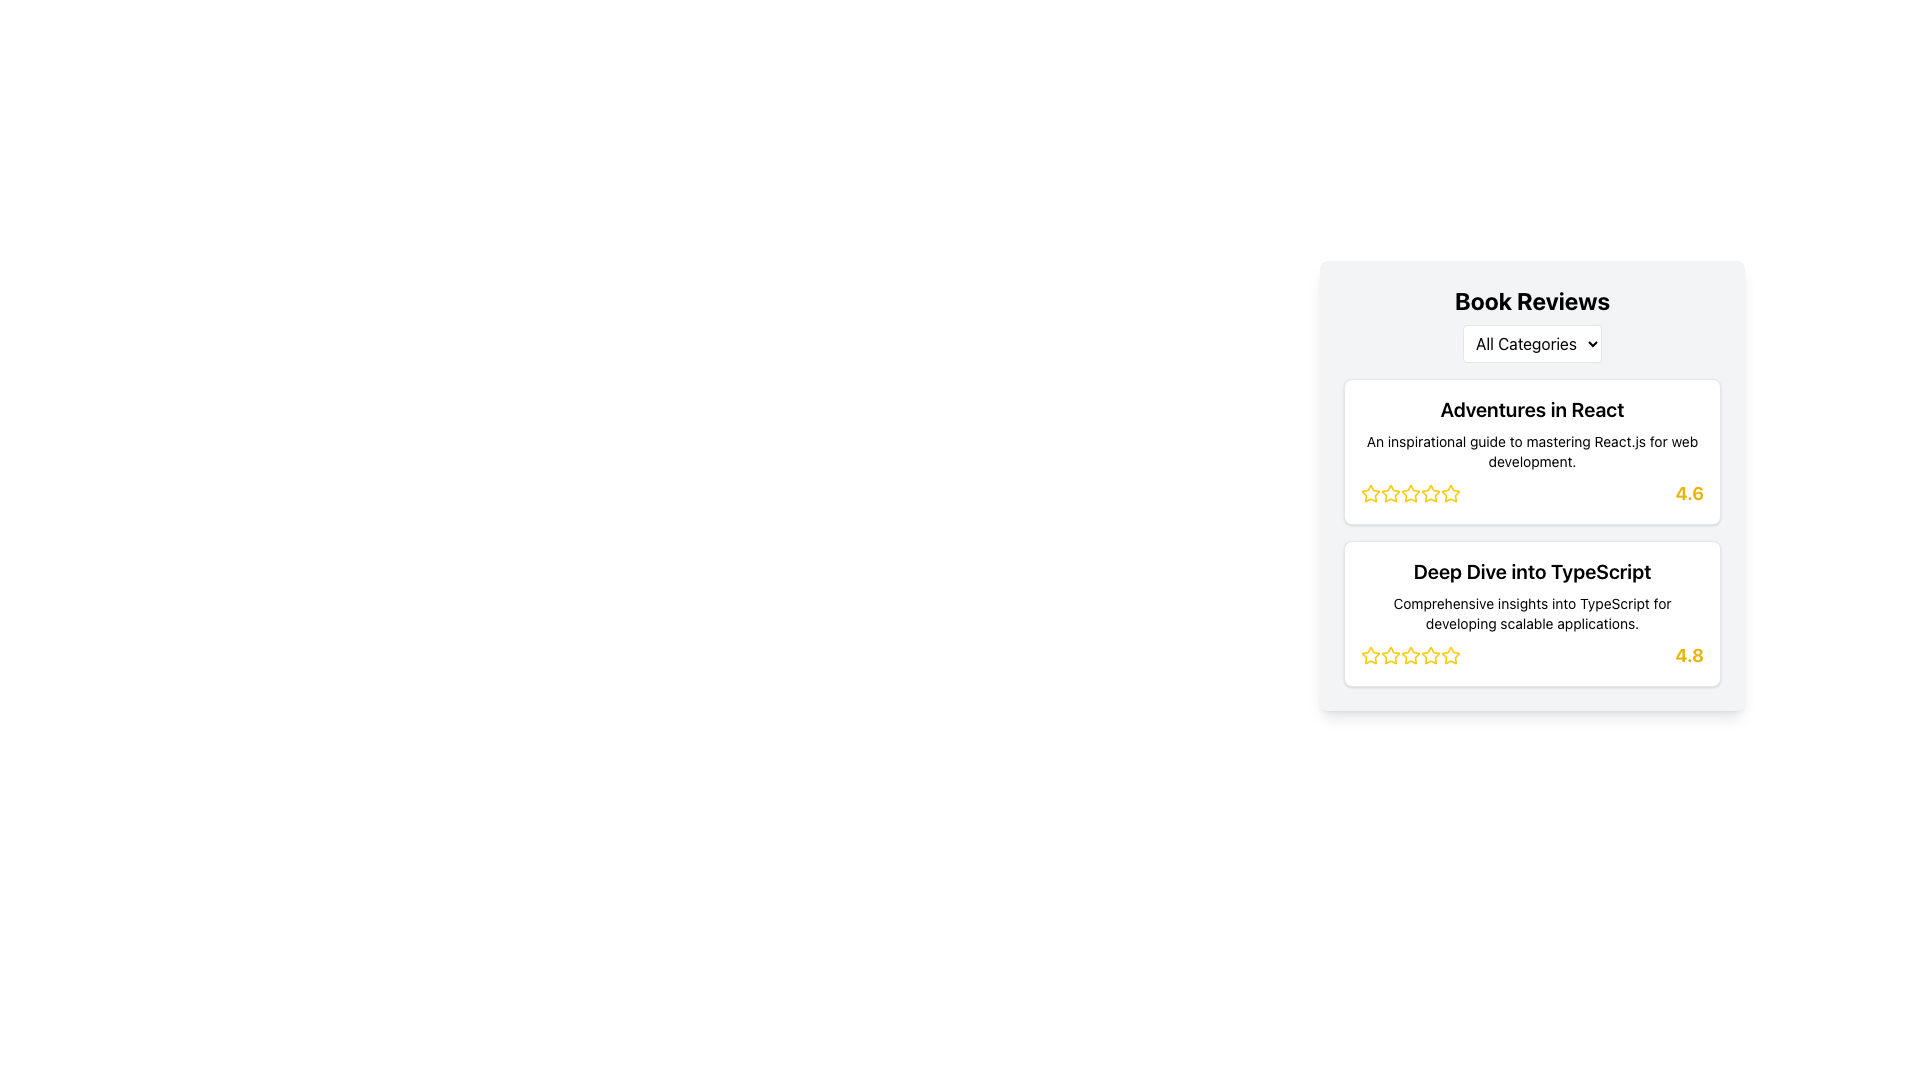 This screenshot has height=1080, width=1920. Describe the element at coordinates (1688, 493) in the screenshot. I see `the bold yellow text displaying the numeric value '4.6' that is aligned to the right side of the book review for 'Adventures in React'` at that location.